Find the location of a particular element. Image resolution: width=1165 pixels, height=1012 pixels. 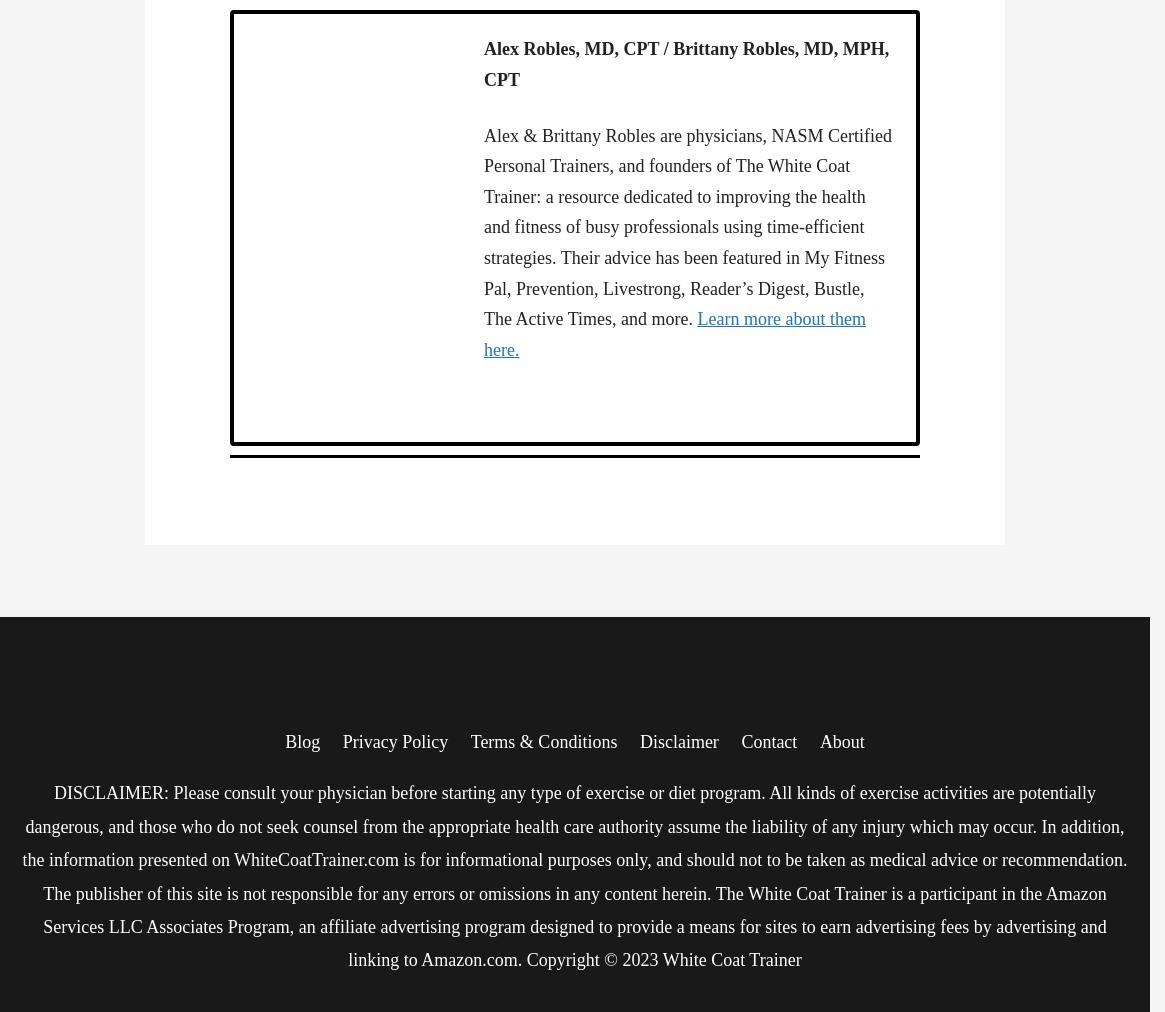

'DISCLAIMER: Please consult your physician before starting any type of exercise or diet program. All kinds of exercise activities are potentially dangerous, and those who do not seek counsel from the appropriate health care authority assume the liability of any injury which may occur. In addition, the information presented on WhiteCoatTrainer.com is for informational purposes only, and should not to be taken as medical advice or recommendation. The publisher of this site is not responsible for any errors or omissions in any content herein. The White Coat Trainer is a participant in the Amazon Services LLC Associates Program, an affiliate advertising program designed to provide a means for sites to earn advertising fees by advertising and linking to Amazon.com.  

Copyright © 2023 White Coat Trainer' is located at coordinates (574, 875).